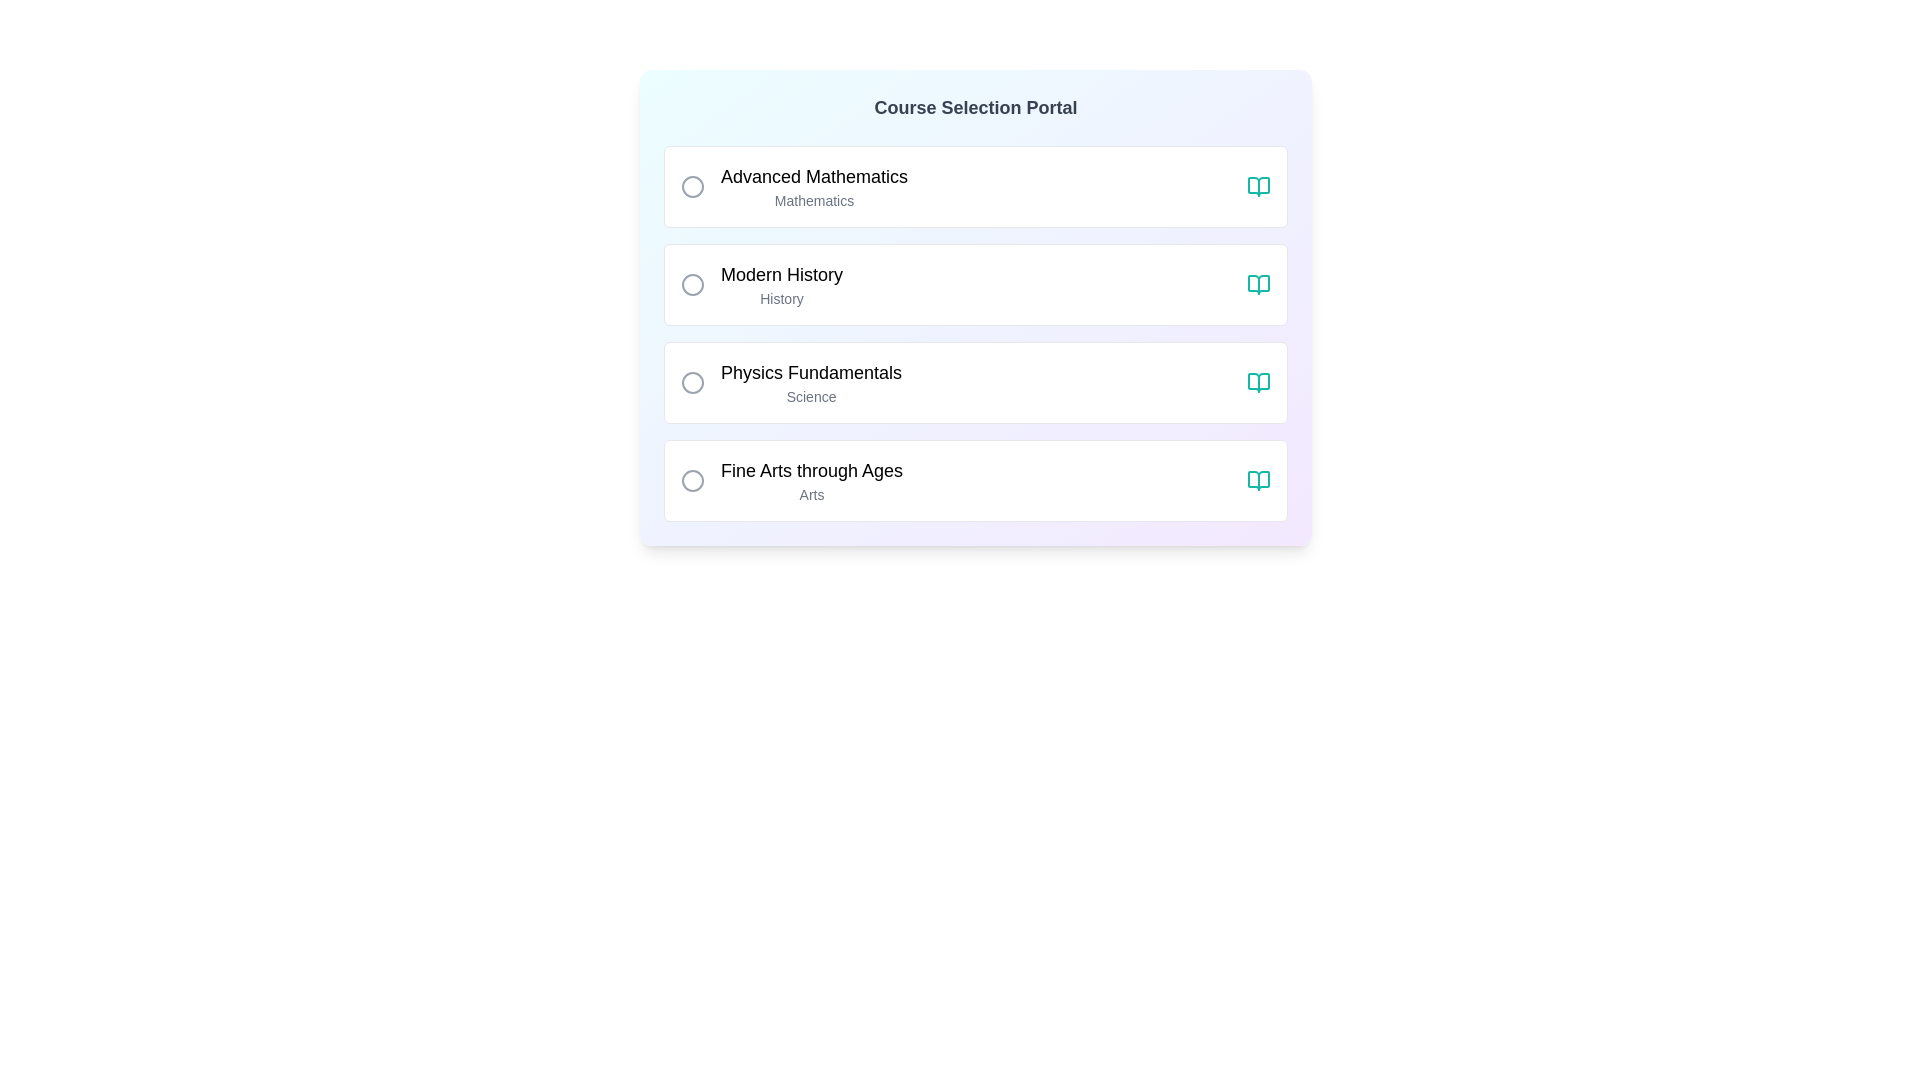  Describe the element at coordinates (1257, 186) in the screenshot. I see `the icon located in the top-right corner of the 'Advanced Mathematics' section of the first course card` at that location.